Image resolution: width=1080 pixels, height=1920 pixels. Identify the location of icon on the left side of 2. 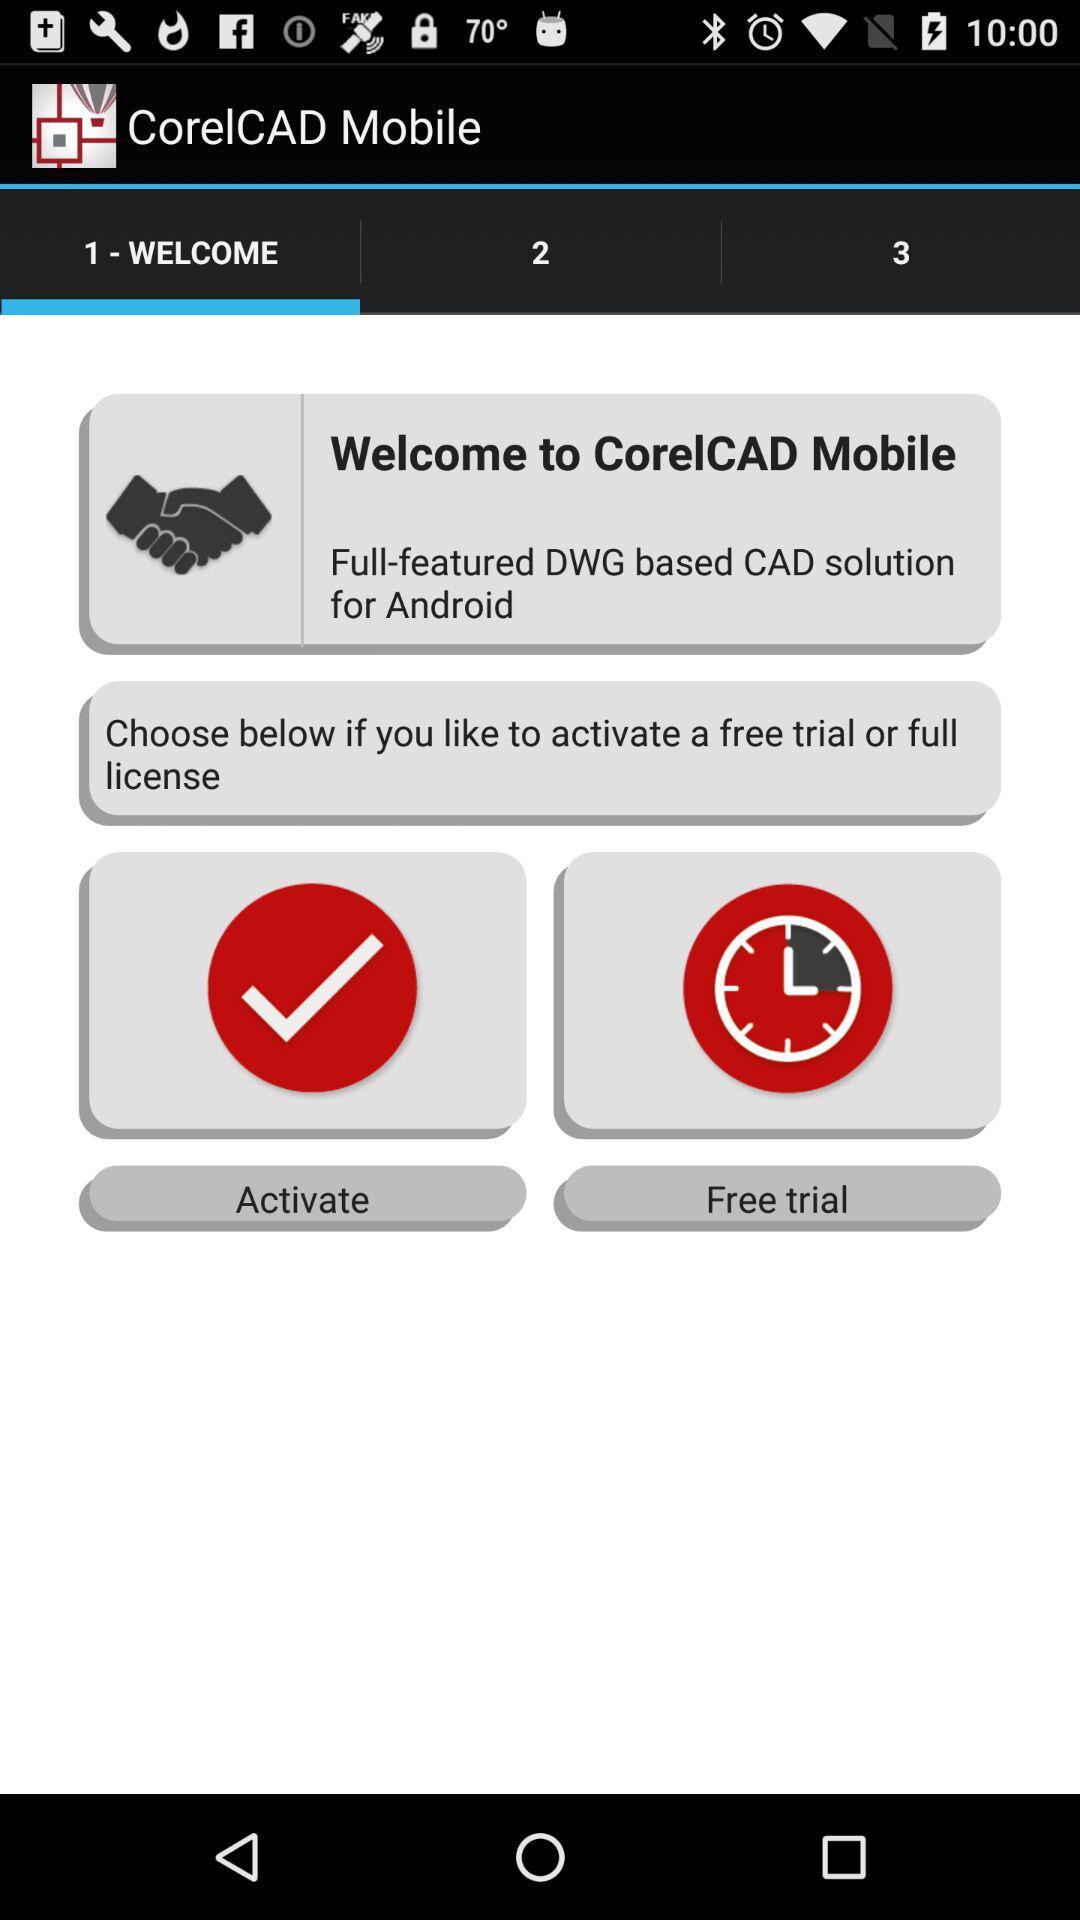
(181, 251).